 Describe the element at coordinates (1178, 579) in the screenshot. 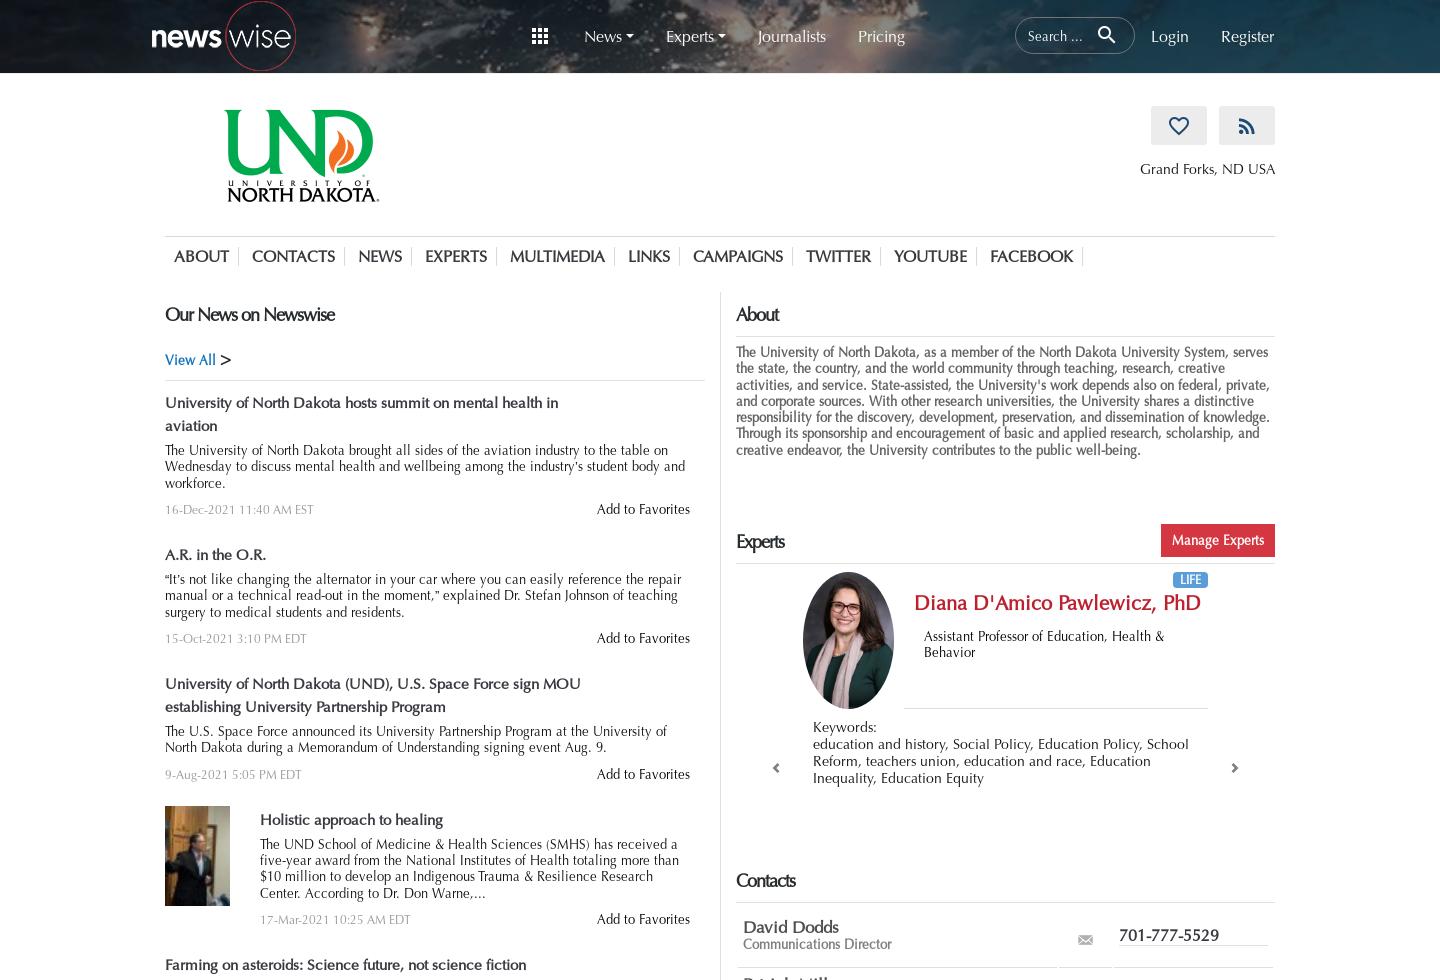

I see `'LIFE'` at that location.